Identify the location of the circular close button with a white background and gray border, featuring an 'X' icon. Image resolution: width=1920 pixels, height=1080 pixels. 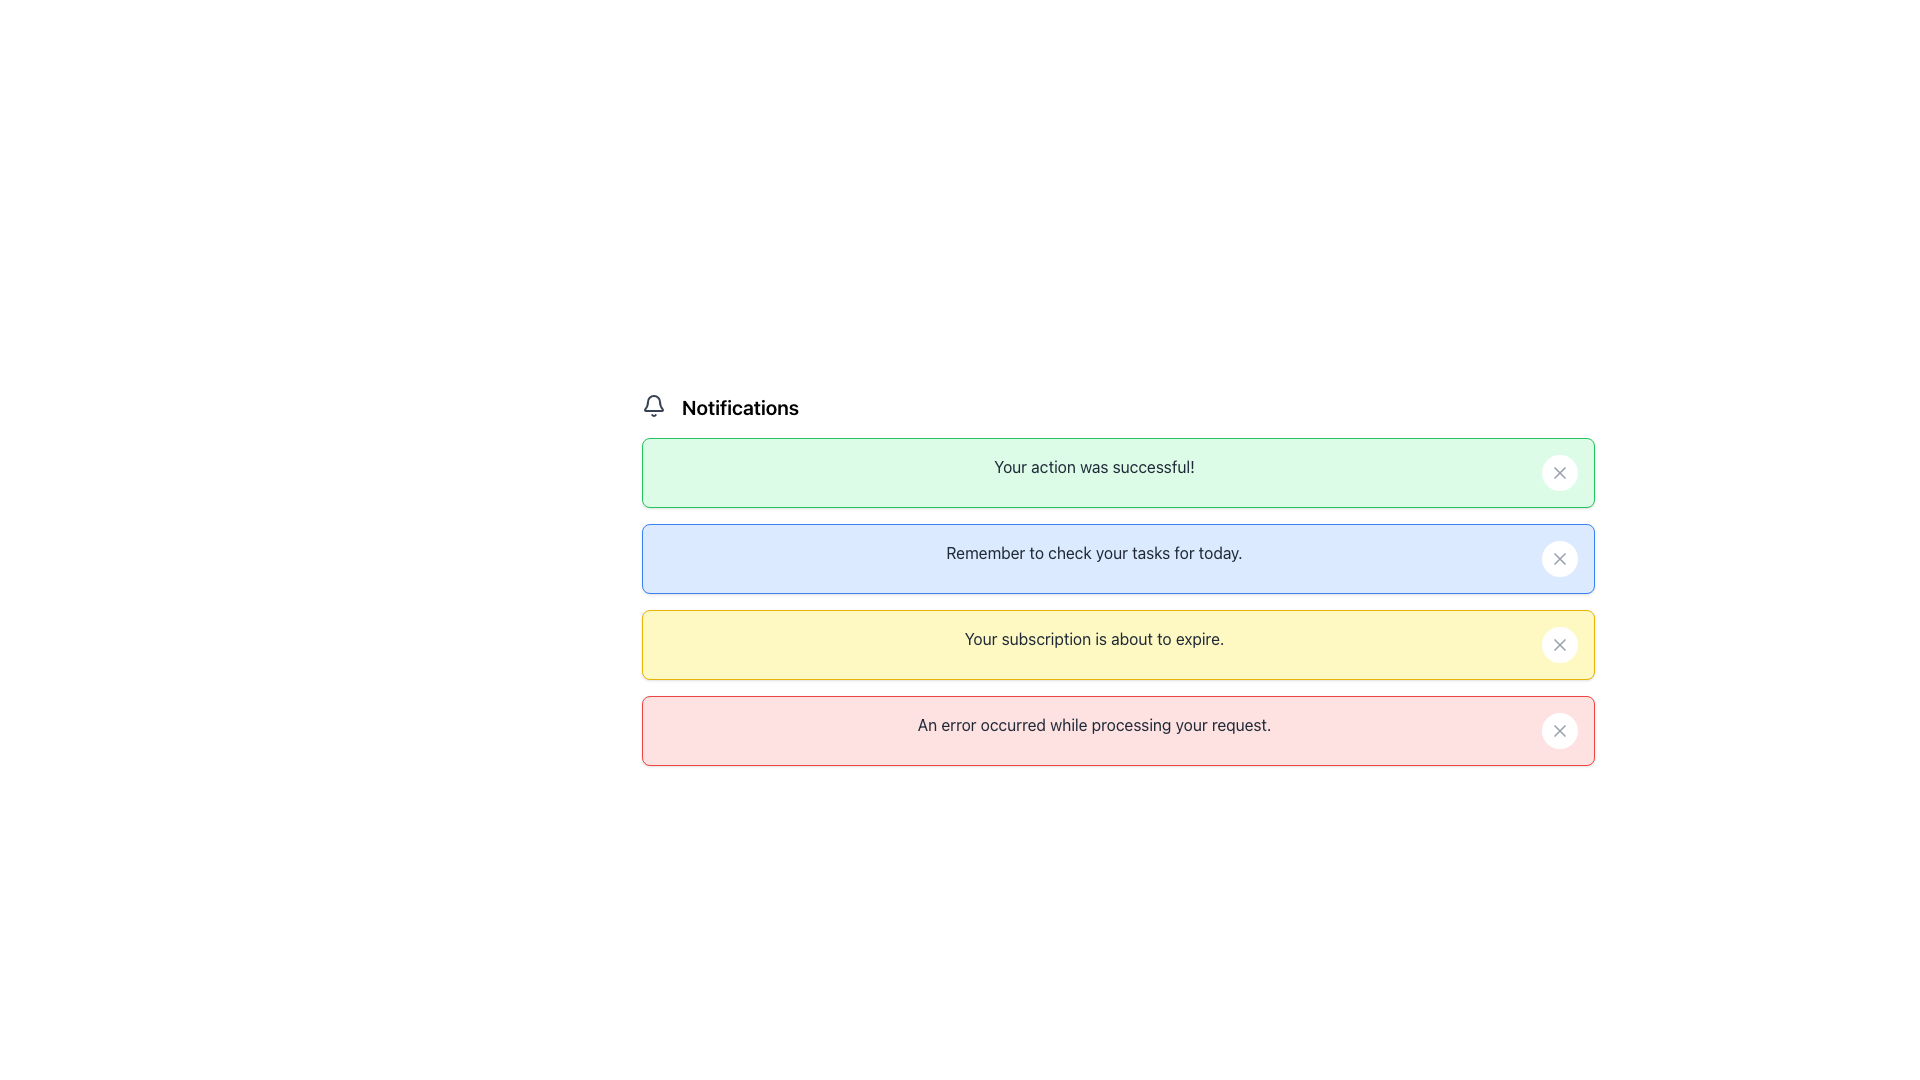
(1559, 559).